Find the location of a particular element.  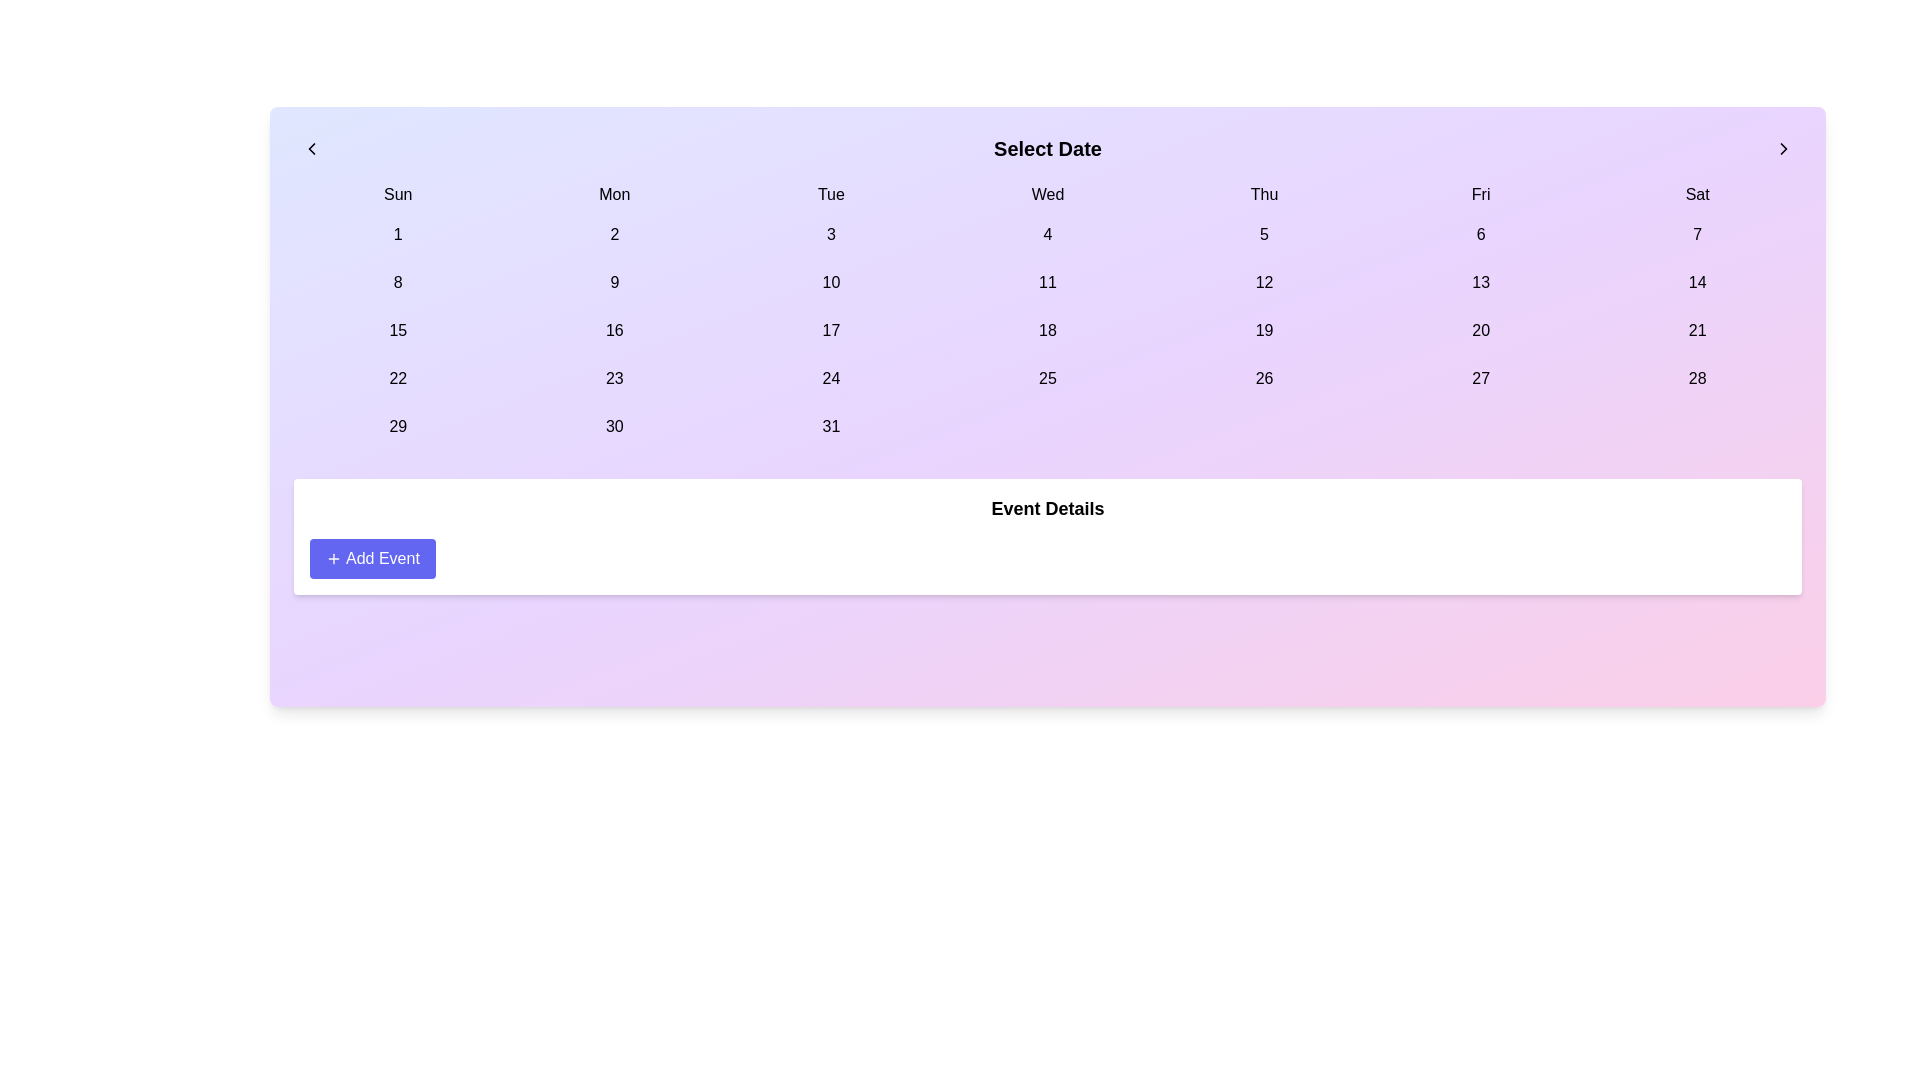

the date button representing the 26th day of the month in the calendar interface is located at coordinates (1263, 378).